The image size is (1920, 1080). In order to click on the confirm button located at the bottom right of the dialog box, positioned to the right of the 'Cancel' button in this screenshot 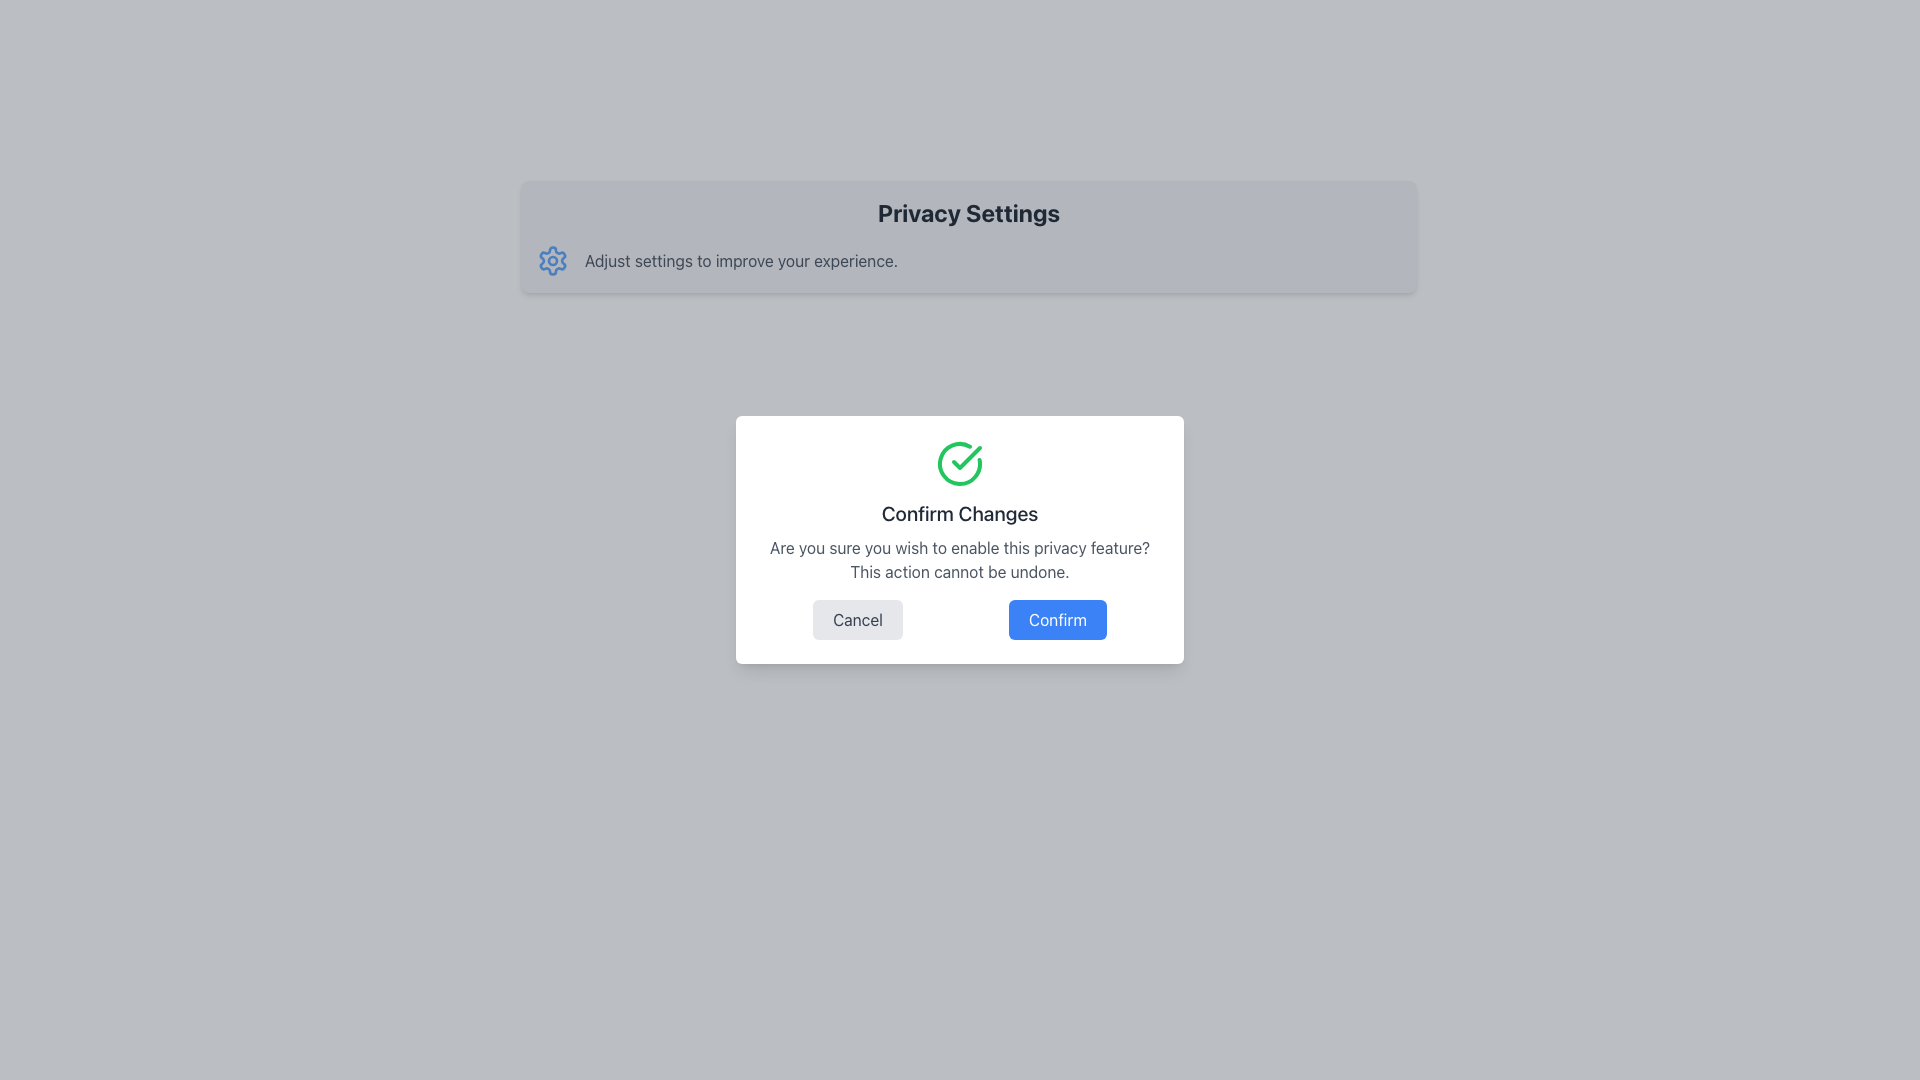, I will do `click(1056, 619)`.